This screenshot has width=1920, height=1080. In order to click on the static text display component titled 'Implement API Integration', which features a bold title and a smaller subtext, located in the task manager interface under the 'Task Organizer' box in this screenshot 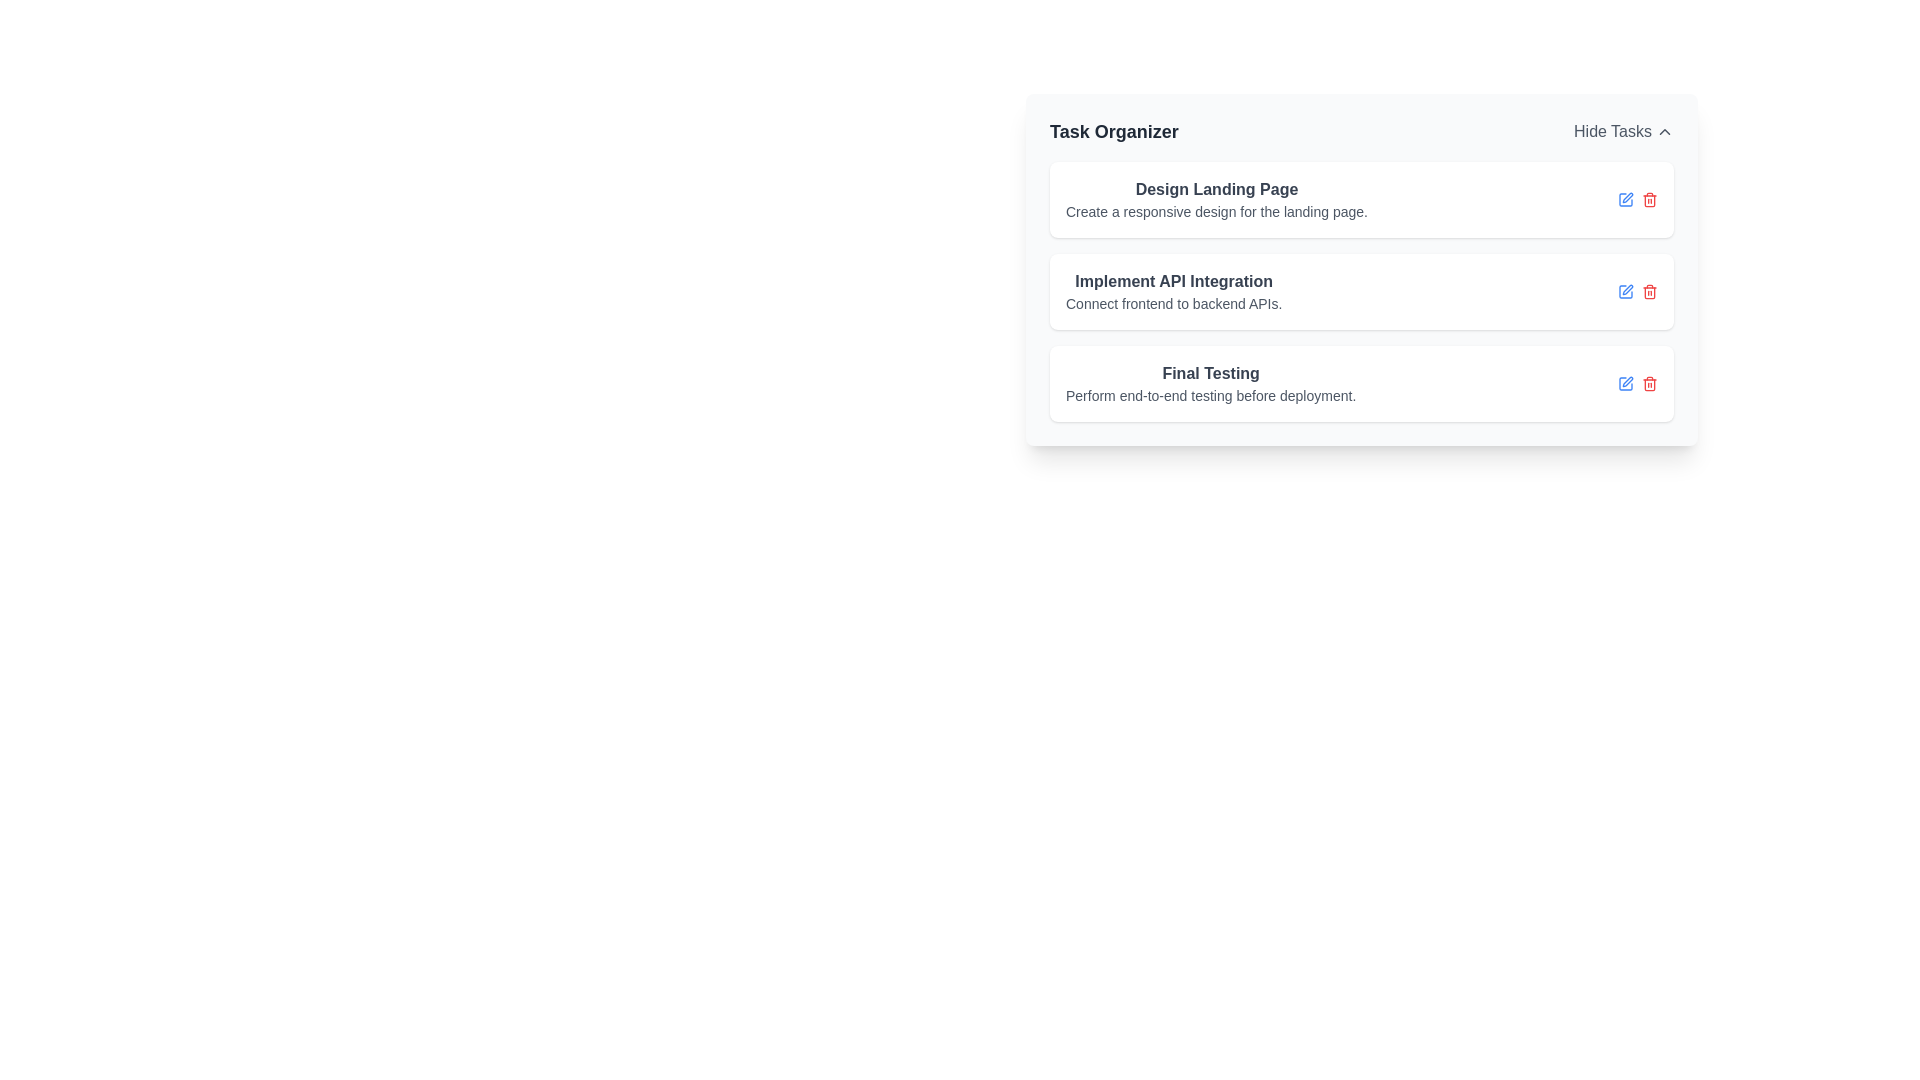, I will do `click(1174, 292)`.